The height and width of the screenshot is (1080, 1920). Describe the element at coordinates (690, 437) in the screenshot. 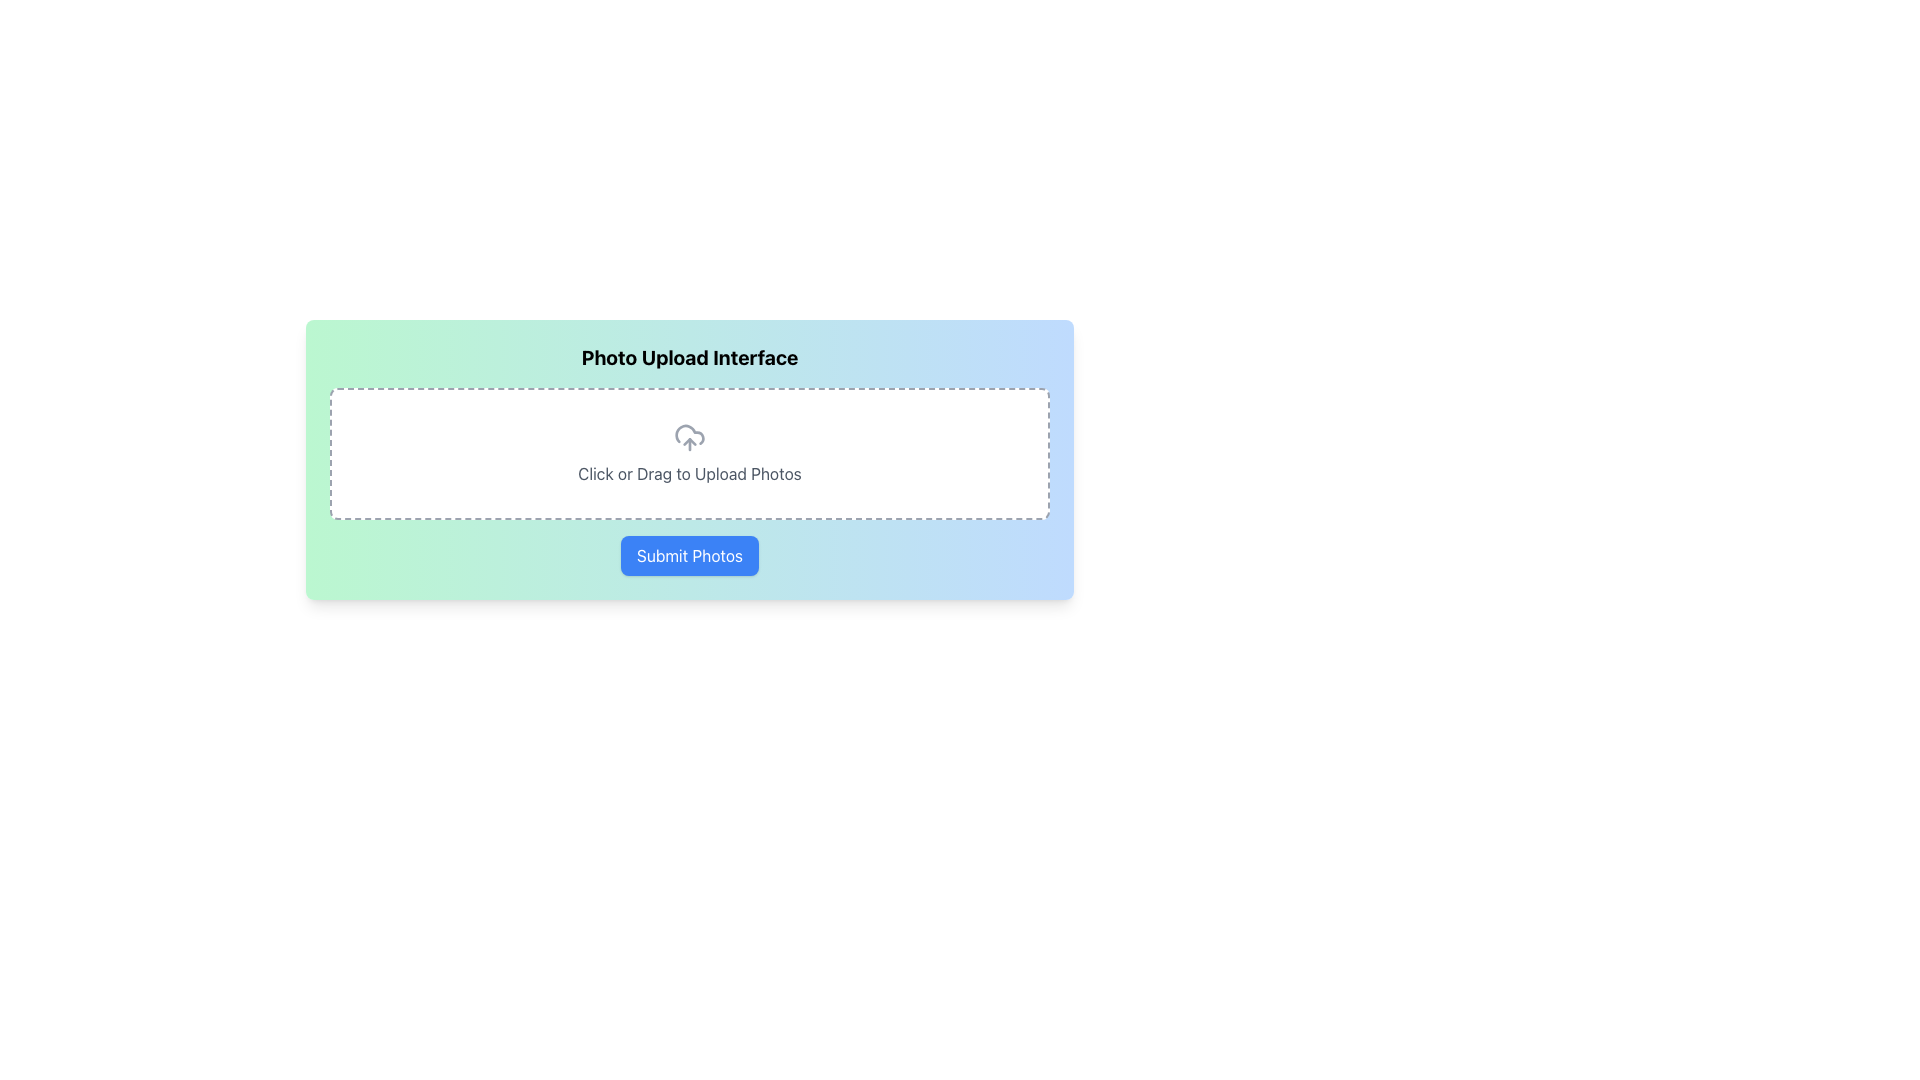

I see `the cloud-shaped upload icon with an upward-pointing arrow, which is located within the dashed-bordered rectangle labeled 'Click or Drag to Upload Photos'` at that location.